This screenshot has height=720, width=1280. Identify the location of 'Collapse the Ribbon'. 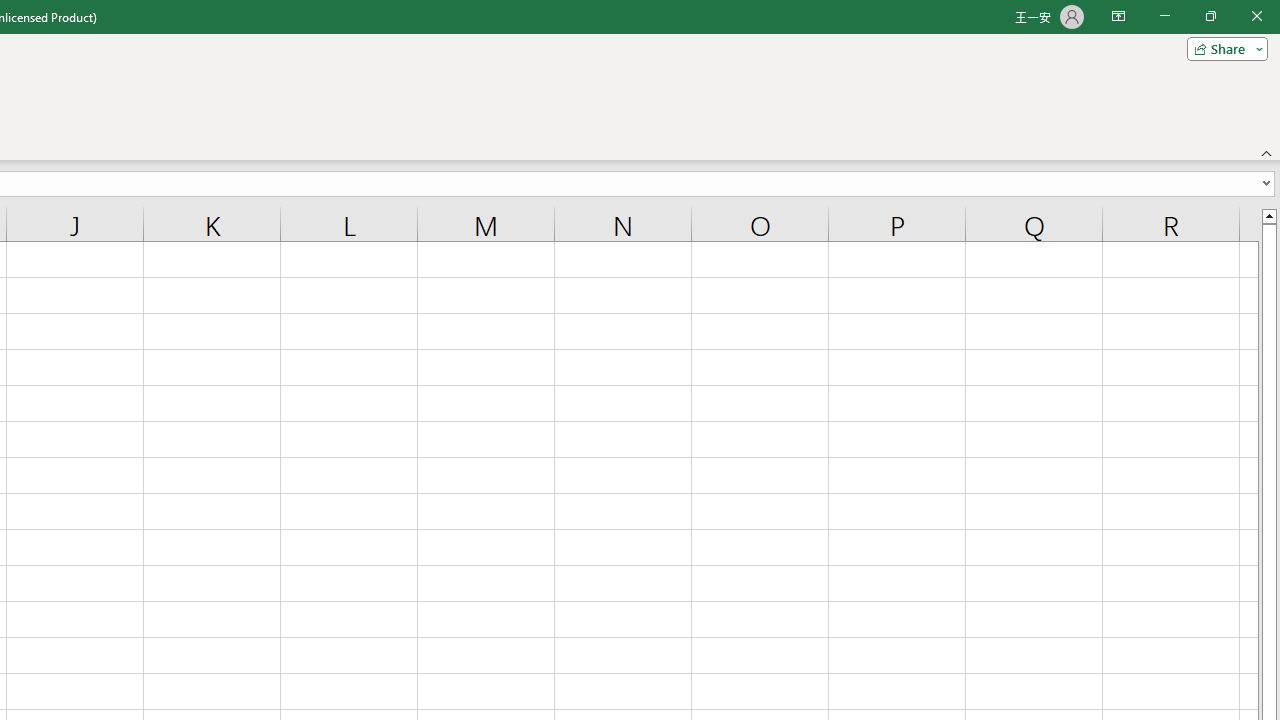
(1266, 152).